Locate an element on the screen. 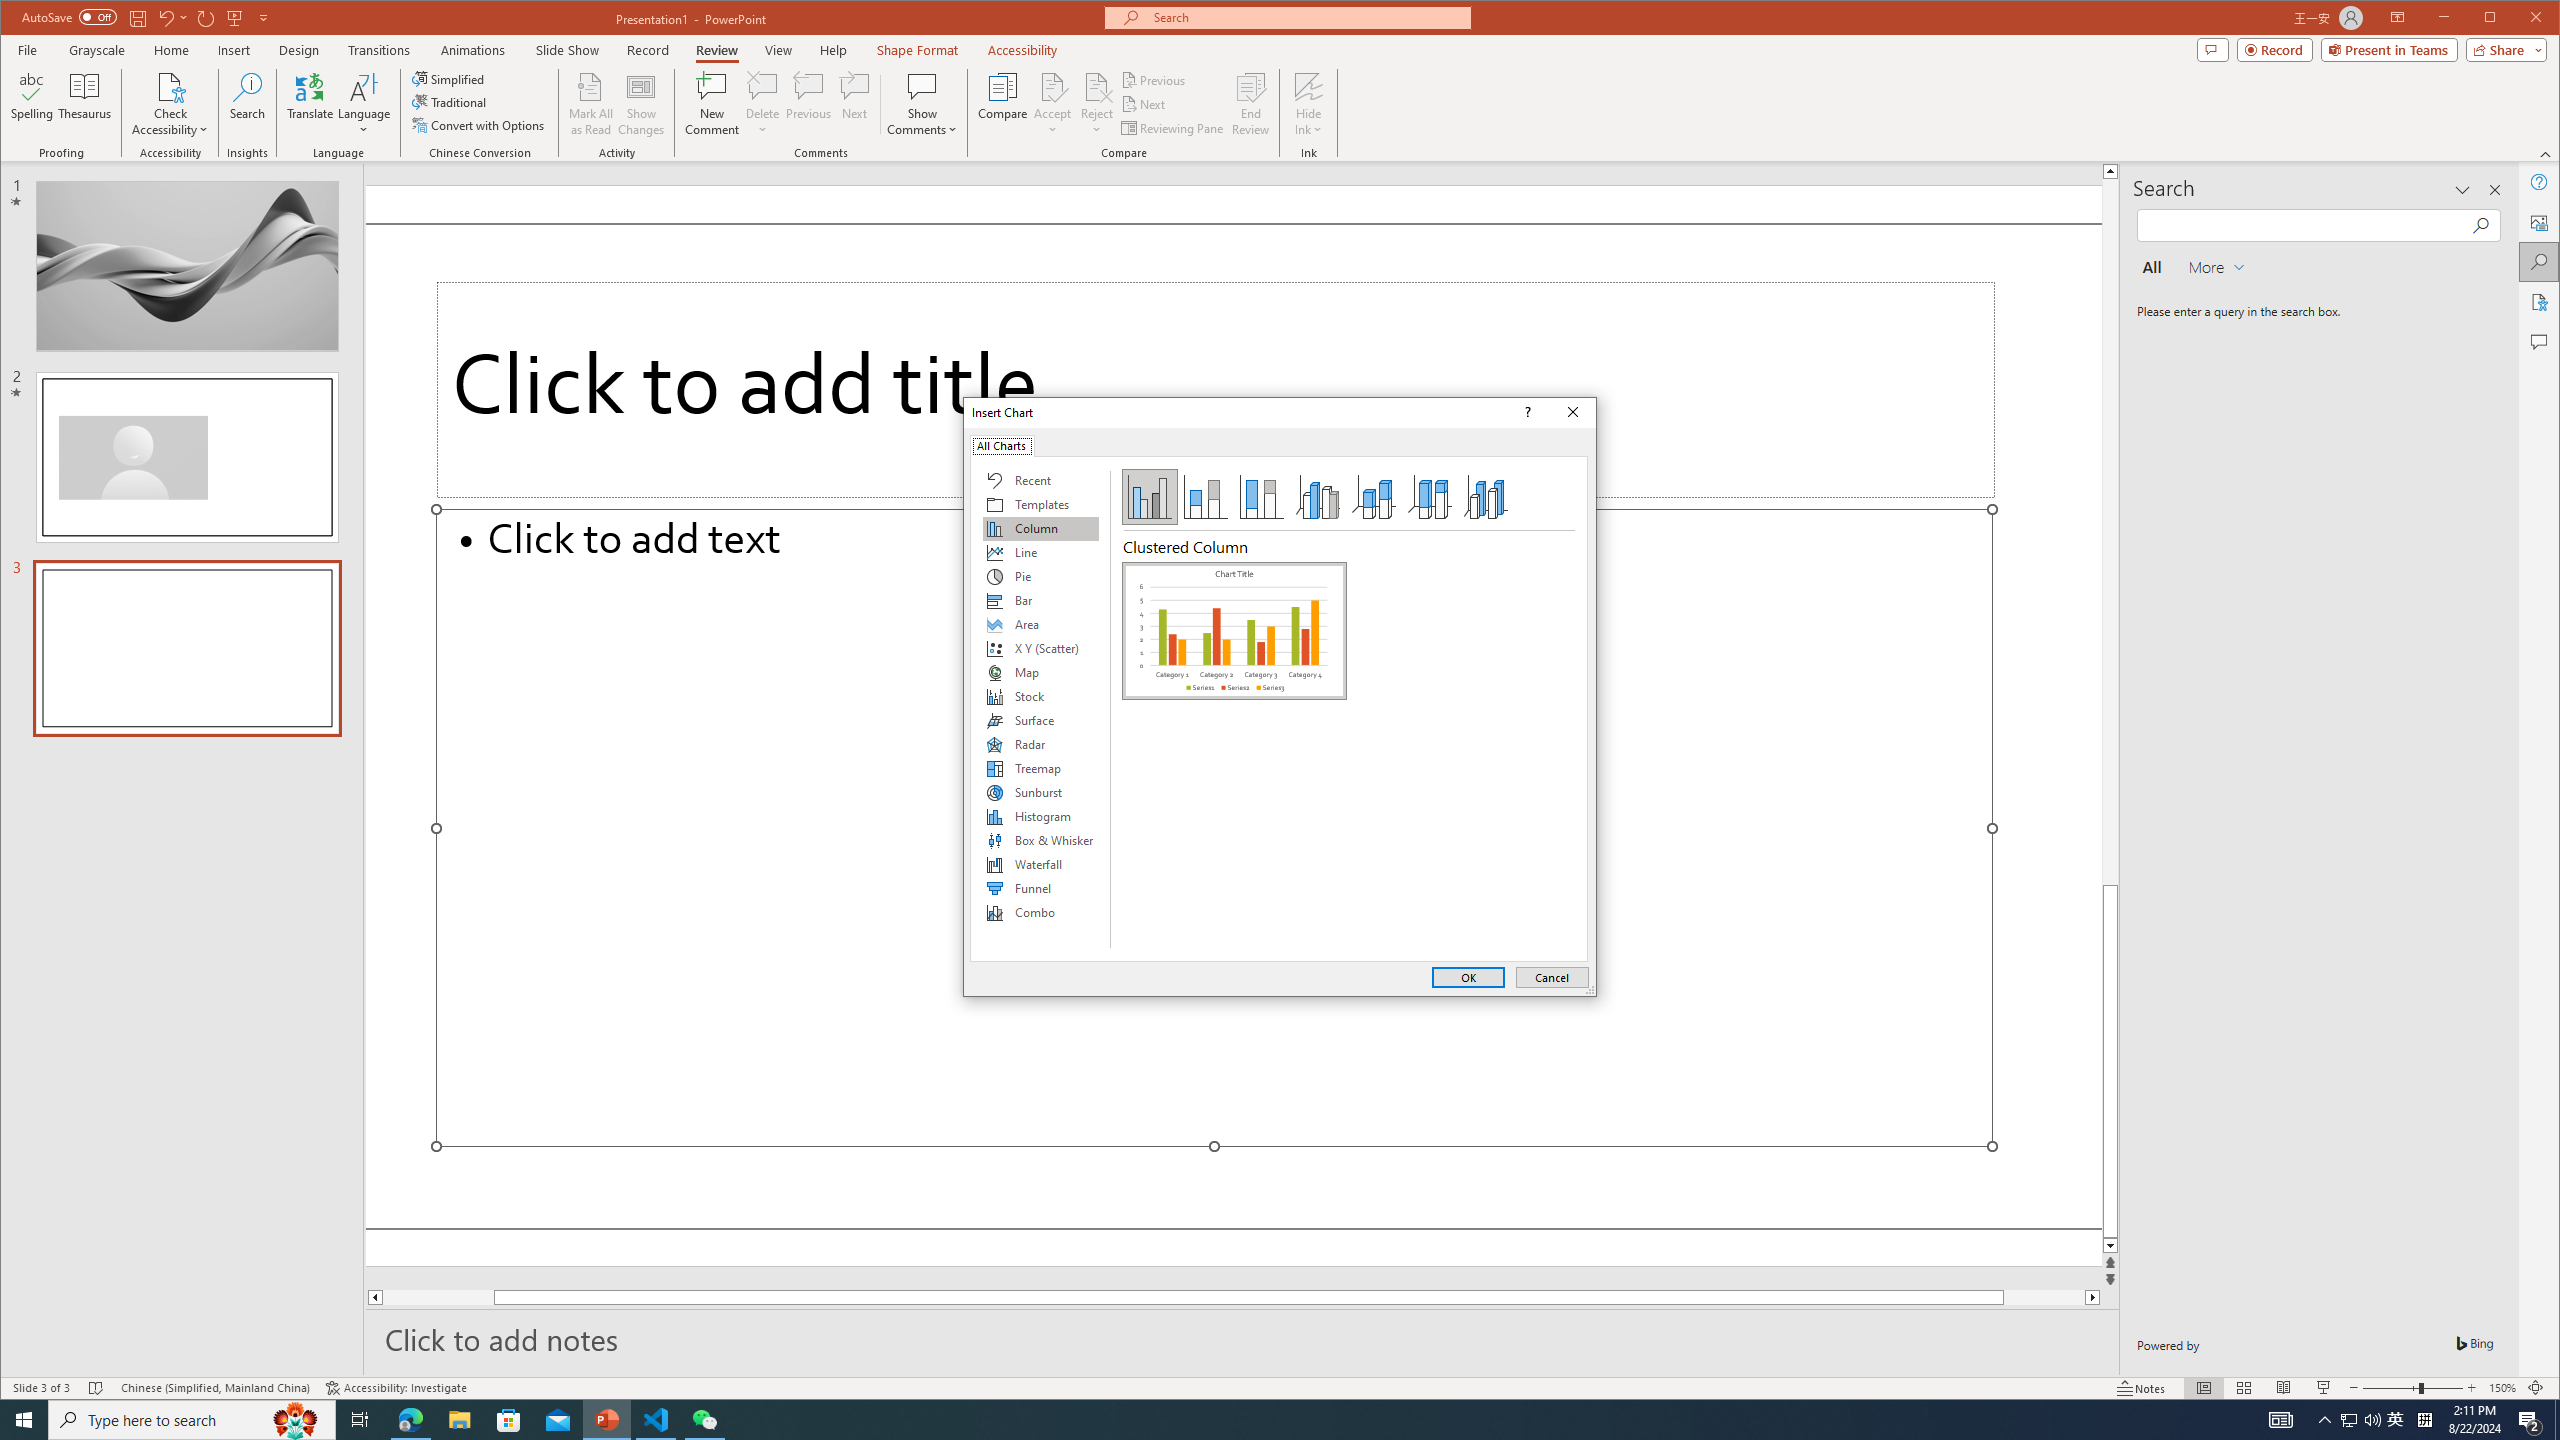  'Accept Change' is located at coordinates (1052, 85).